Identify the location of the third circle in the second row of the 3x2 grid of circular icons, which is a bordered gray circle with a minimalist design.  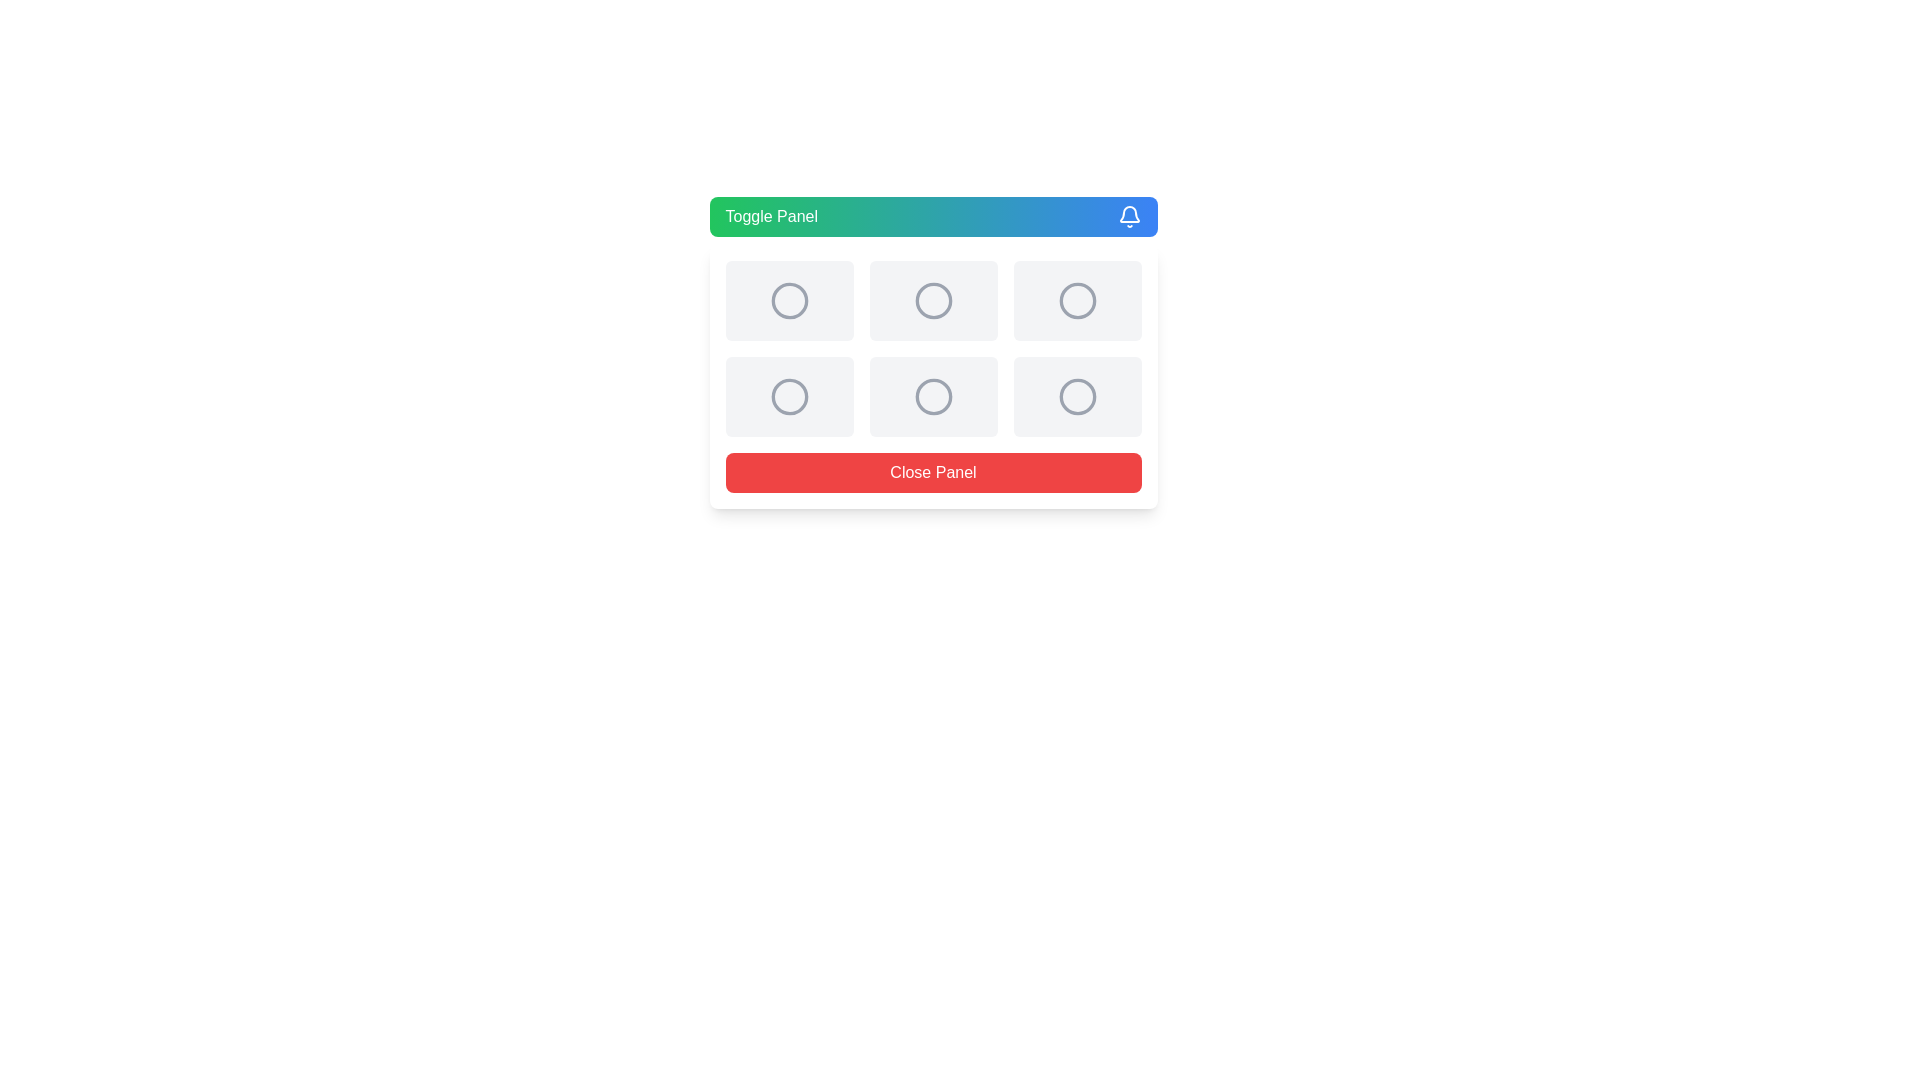
(932, 397).